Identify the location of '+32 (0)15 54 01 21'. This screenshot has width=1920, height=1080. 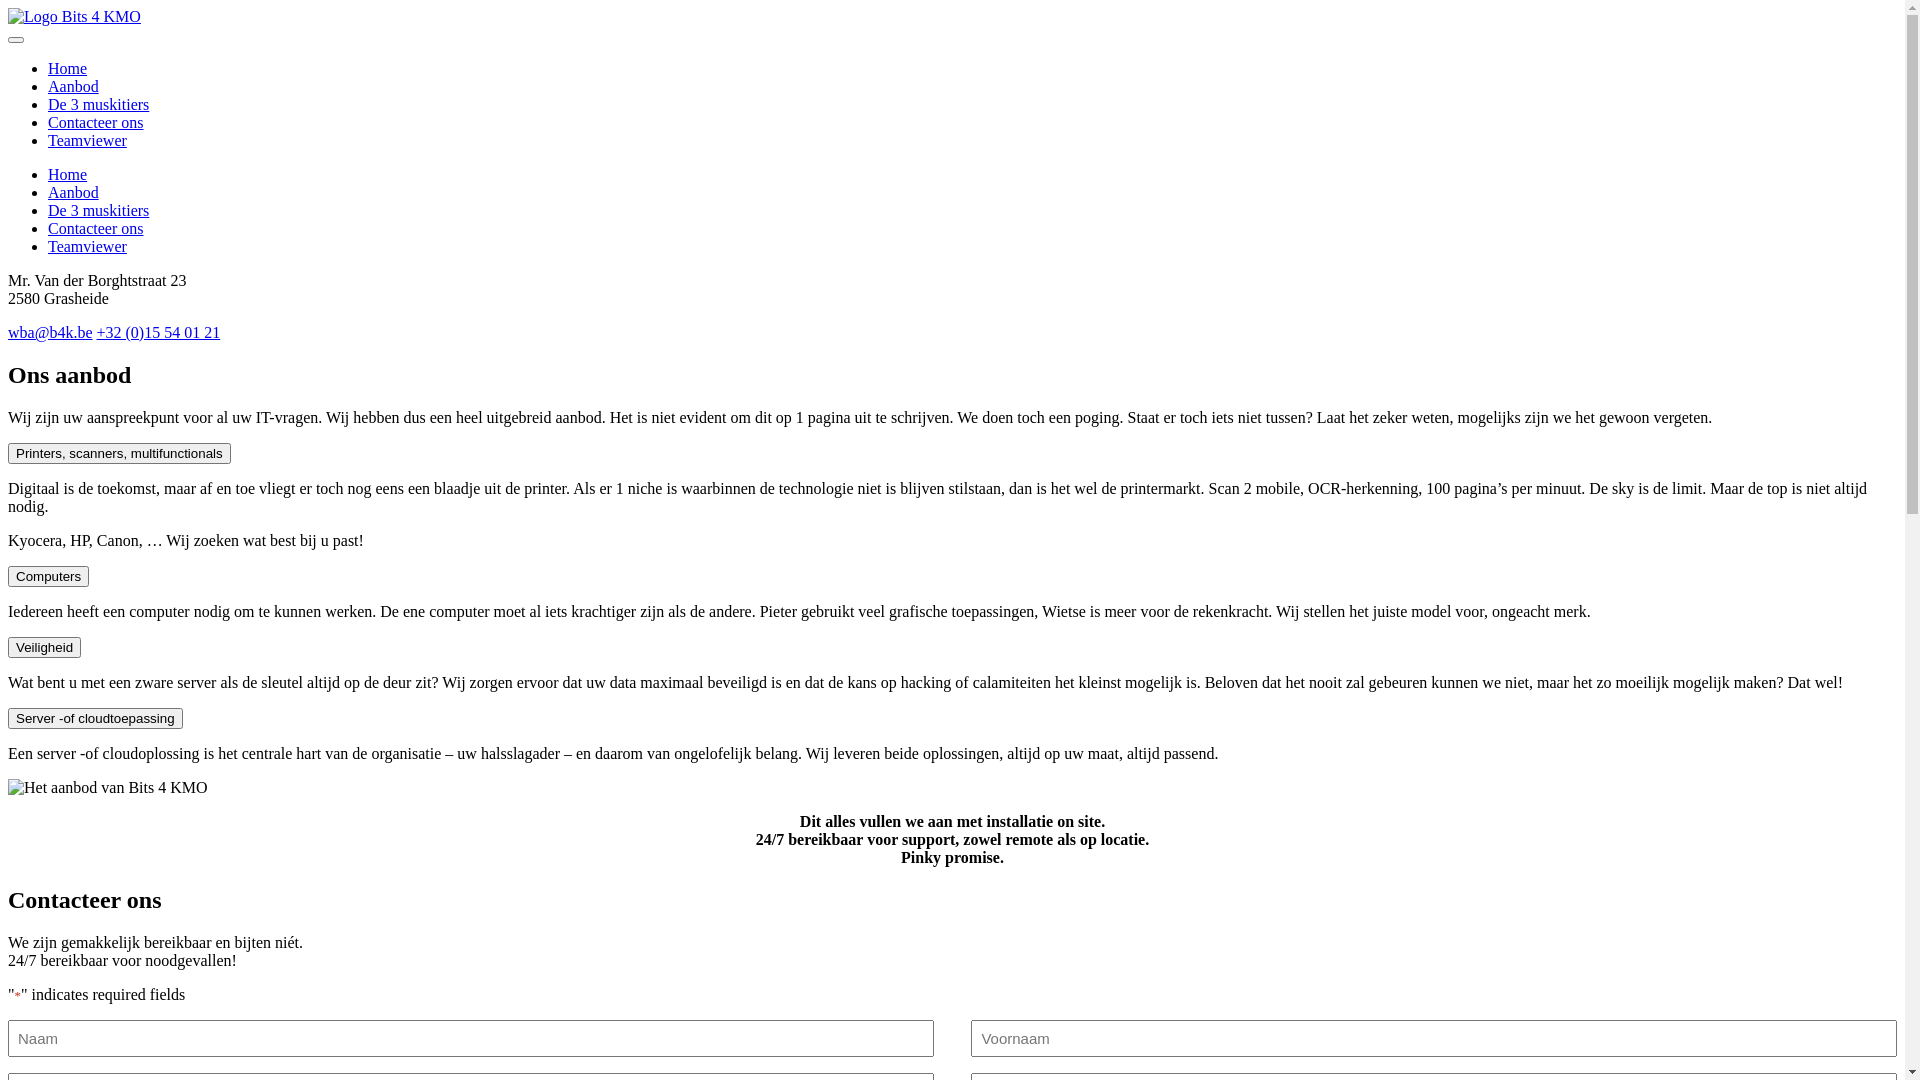
(157, 331).